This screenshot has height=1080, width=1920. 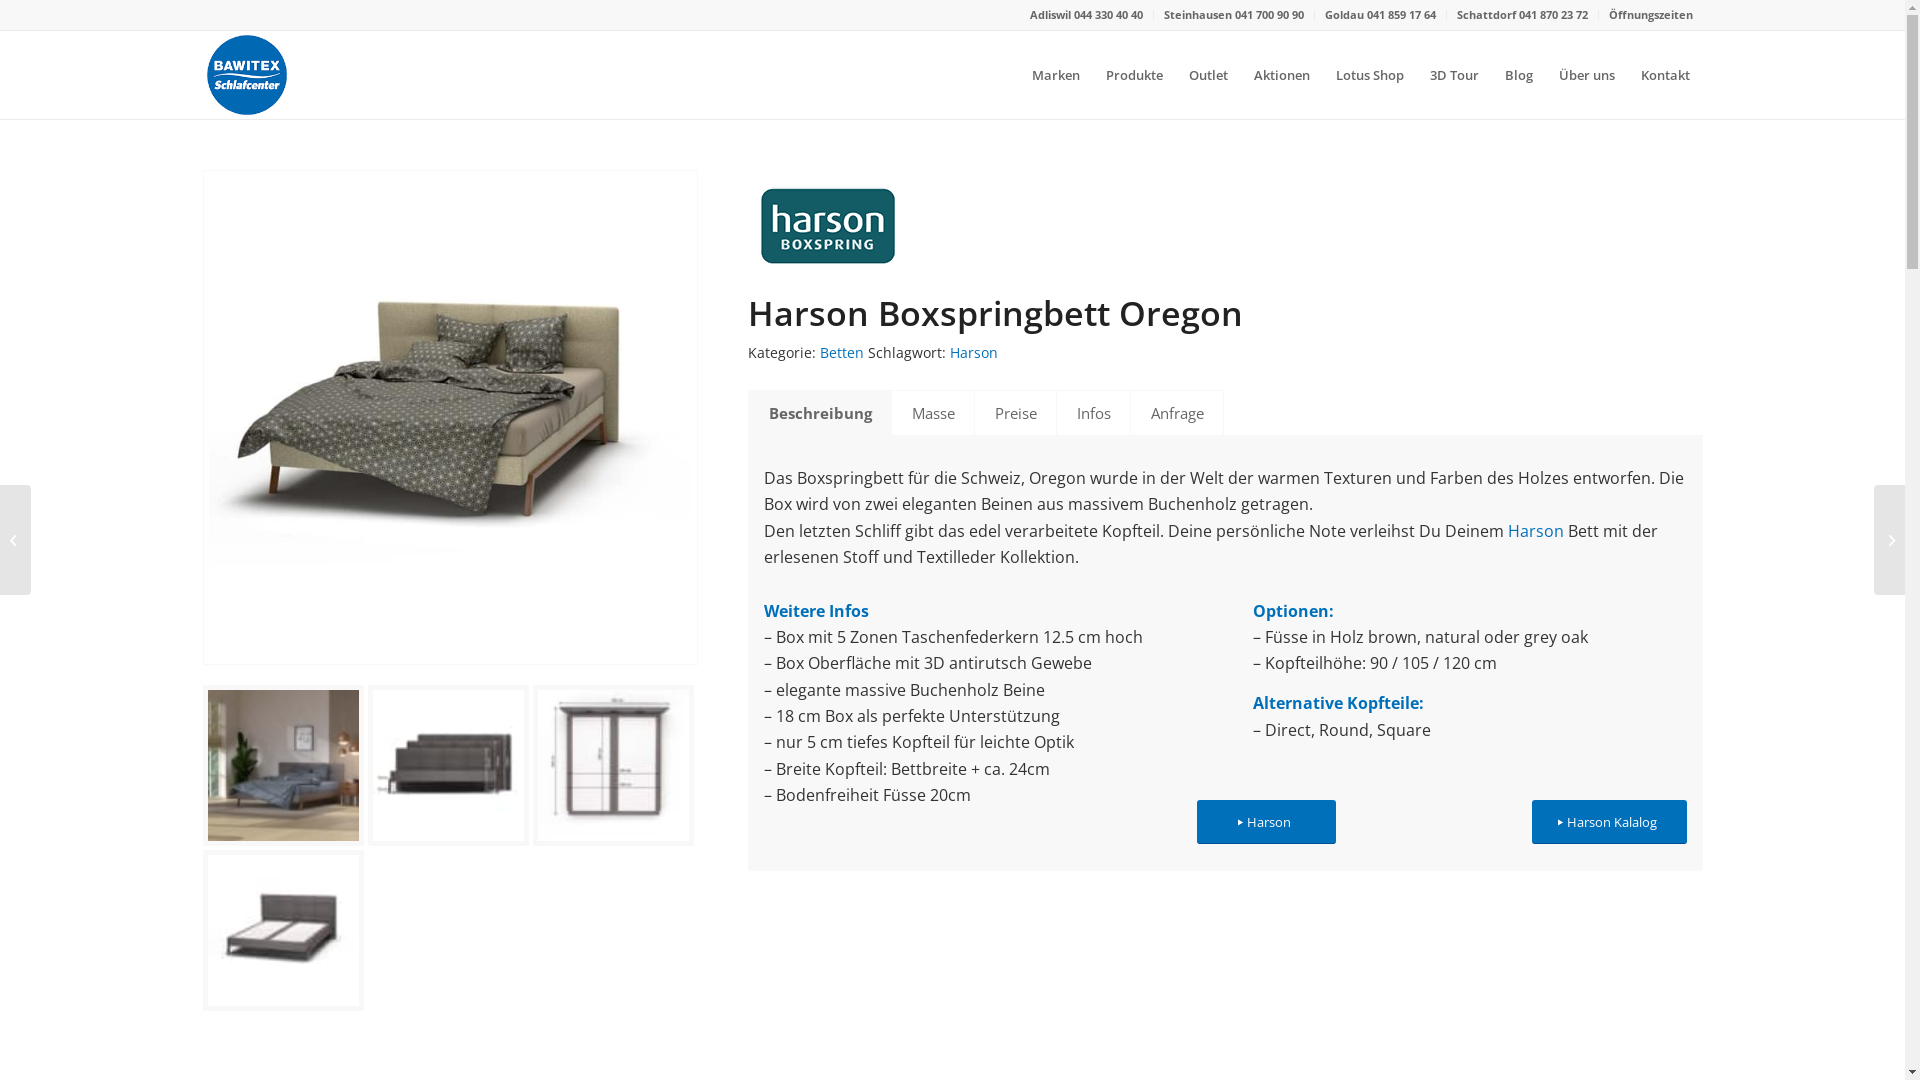 I want to click on '041 700 90 90', so click(x=1232, y=14).